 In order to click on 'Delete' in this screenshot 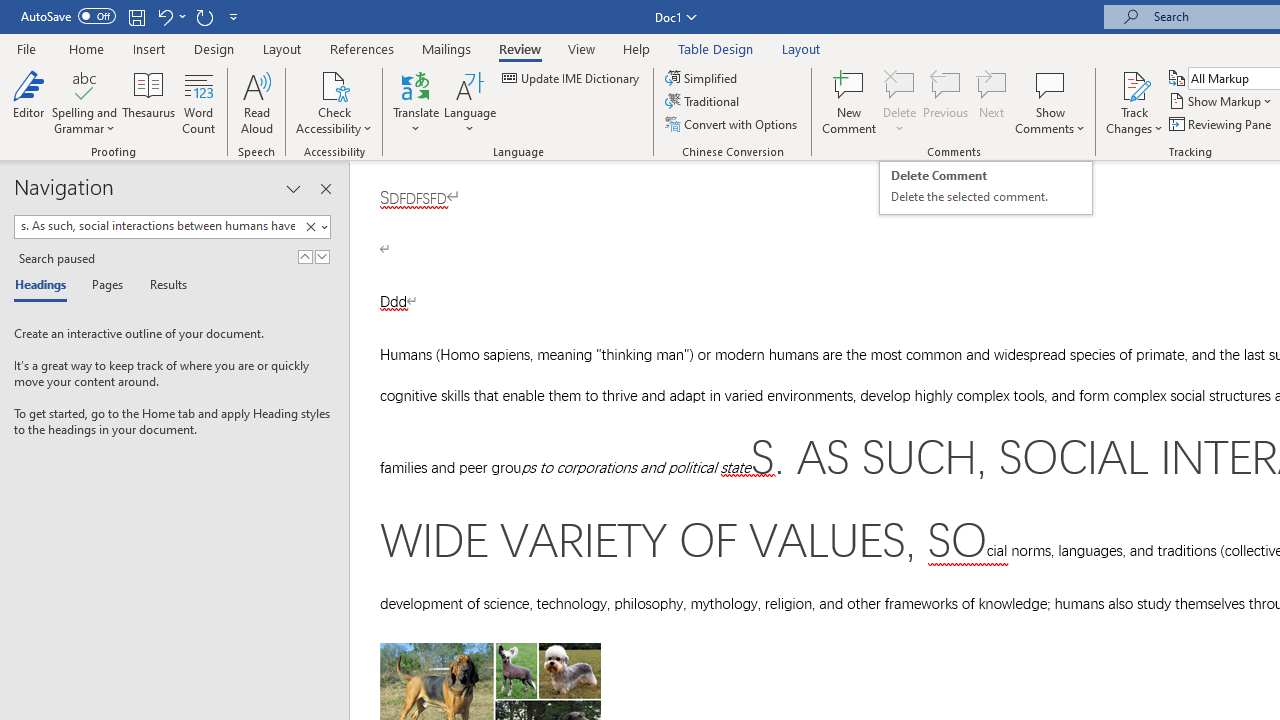, I will do `click(899, 84)`.